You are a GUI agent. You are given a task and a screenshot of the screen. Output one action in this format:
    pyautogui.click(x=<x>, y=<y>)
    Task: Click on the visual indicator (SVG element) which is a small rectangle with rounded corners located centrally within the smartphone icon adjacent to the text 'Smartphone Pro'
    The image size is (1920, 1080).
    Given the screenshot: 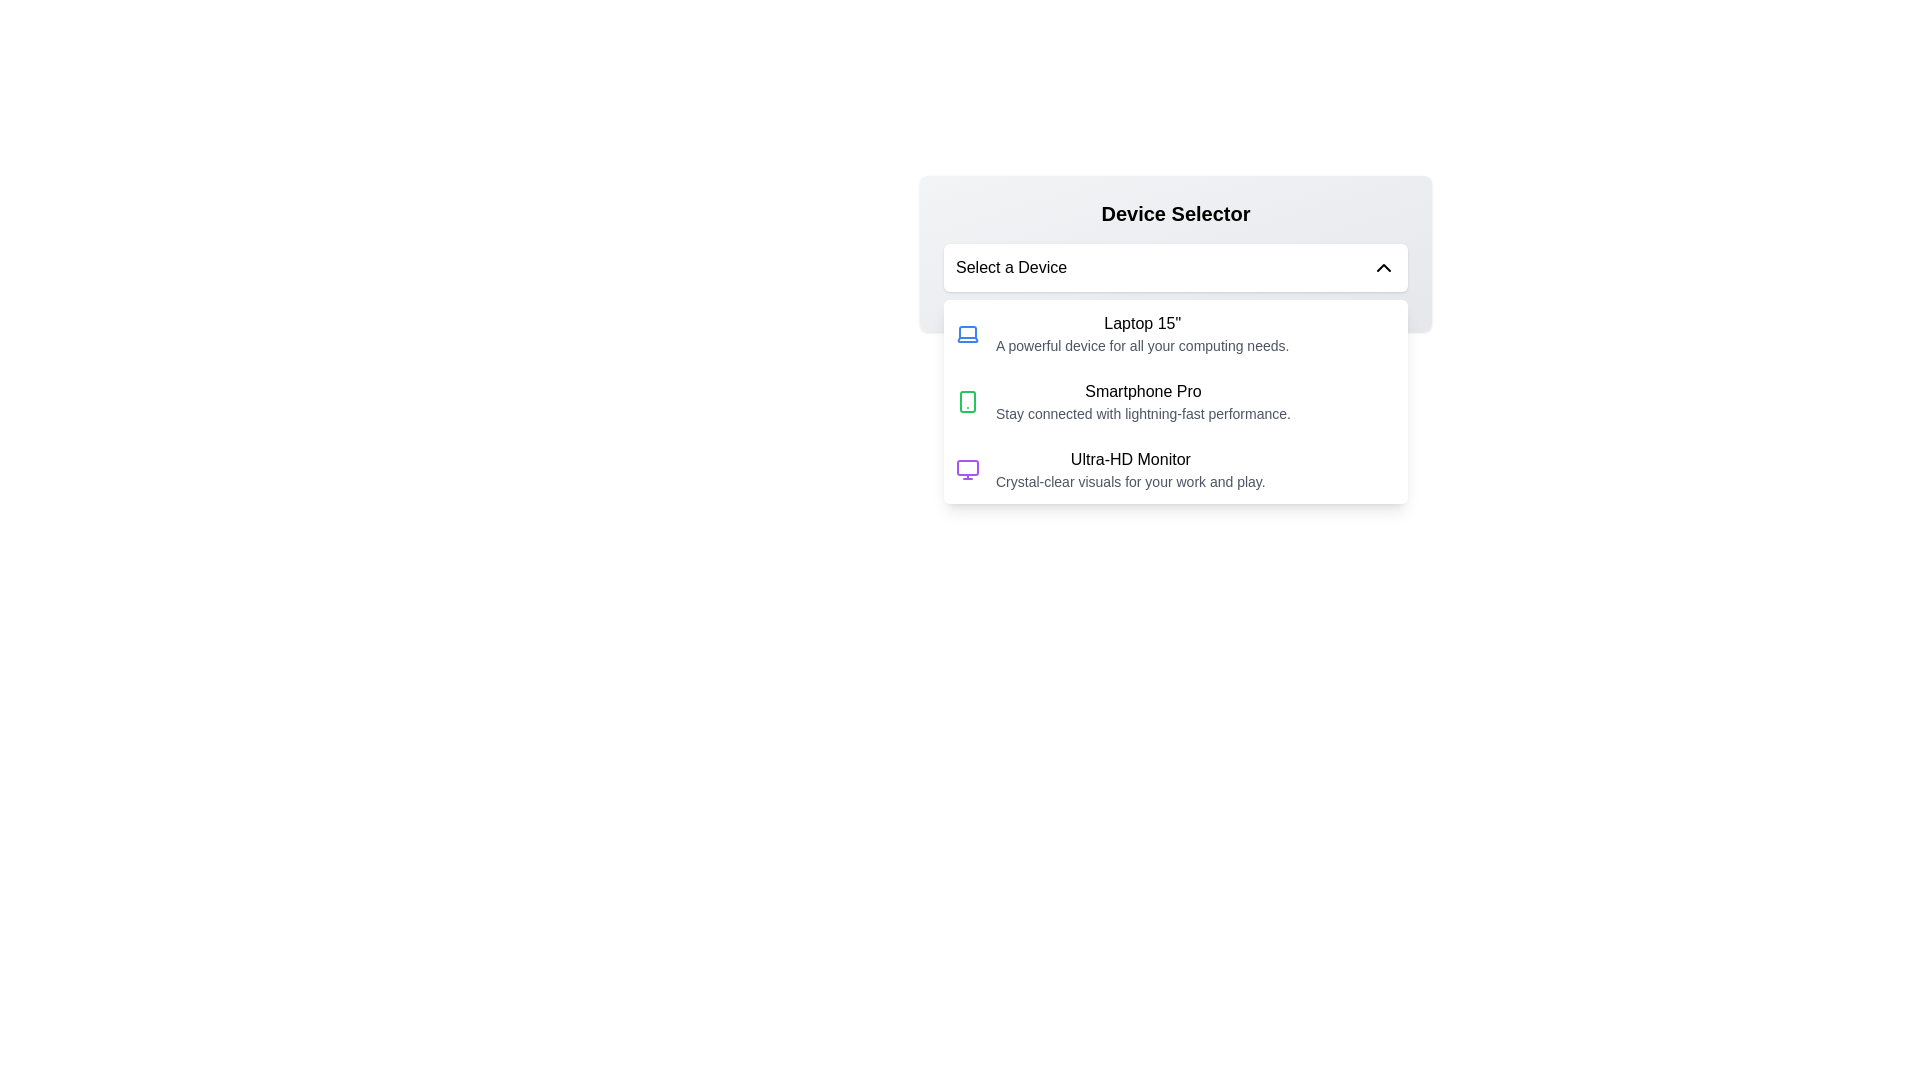 What is the action you would take?
    pyautogui.click(x=968, y=401)
    